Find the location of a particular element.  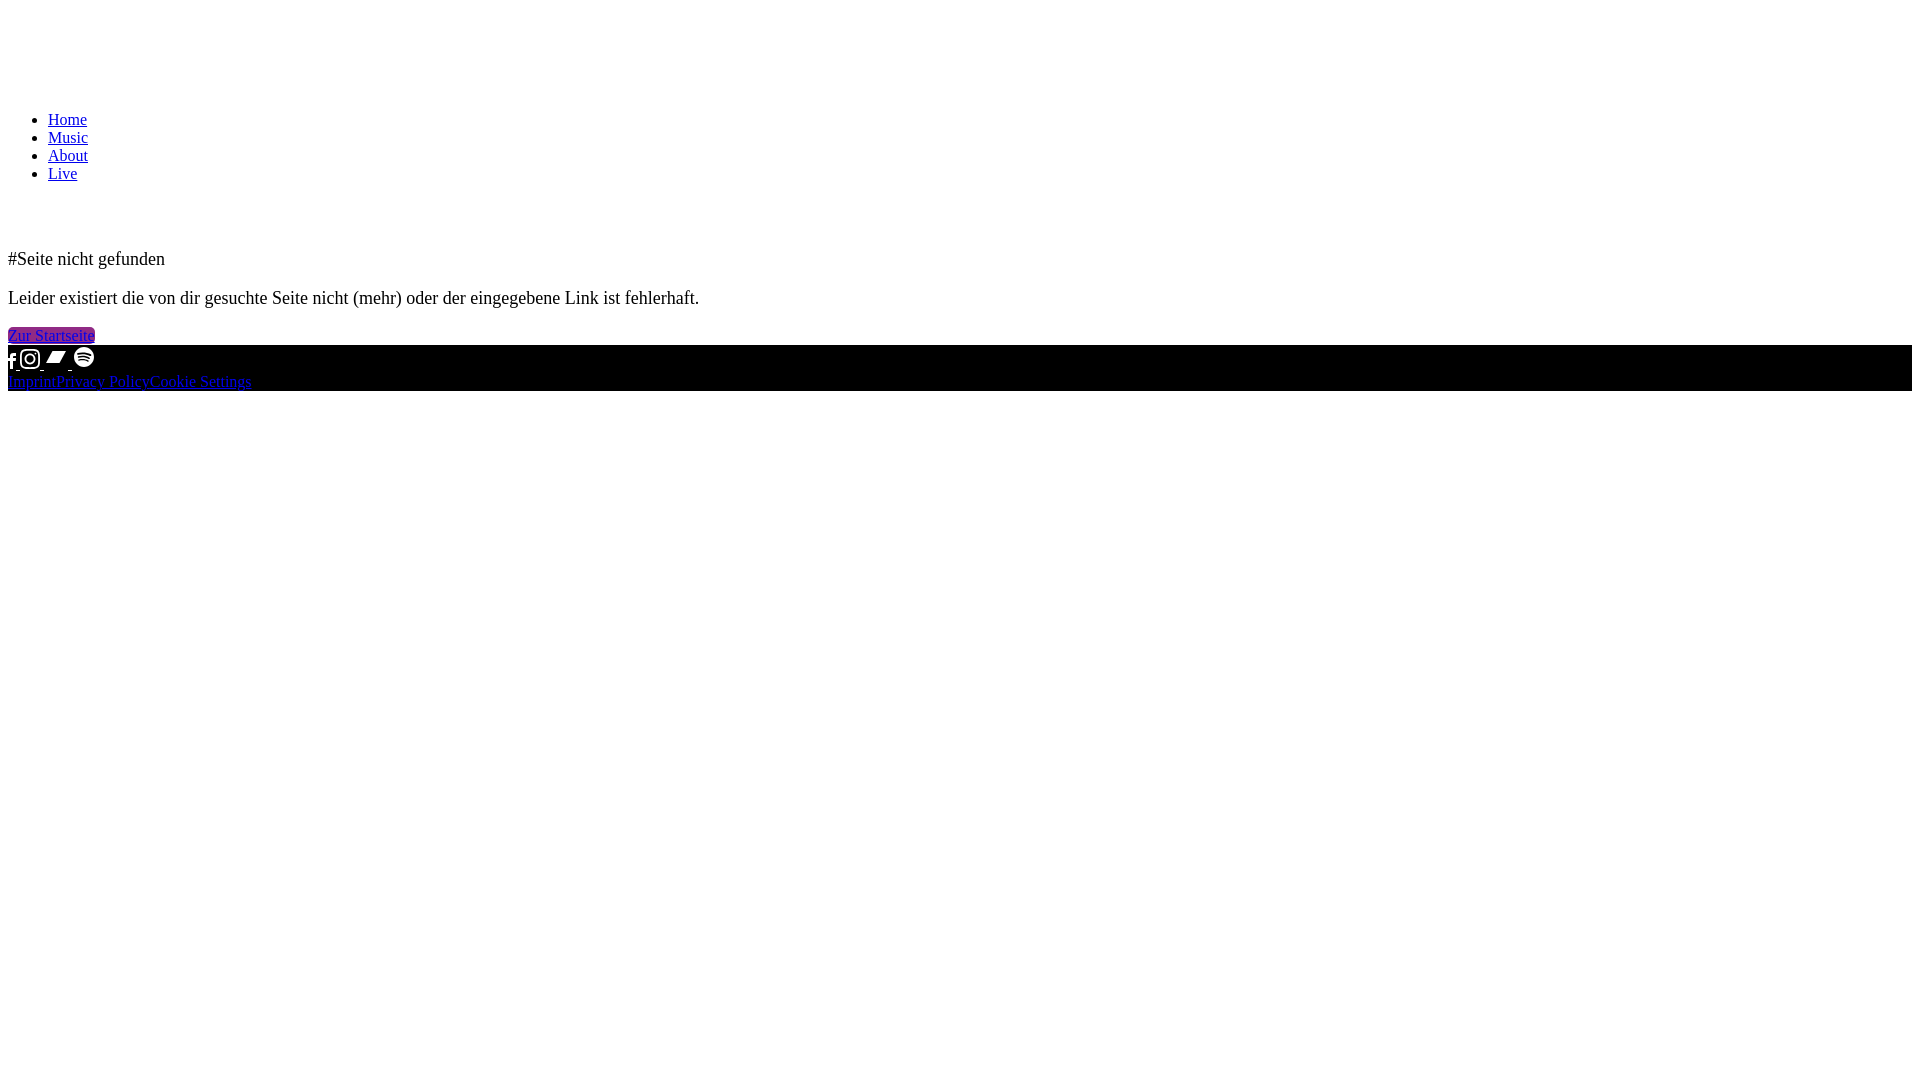

'Imprint' is located at coordinates (32, 381).